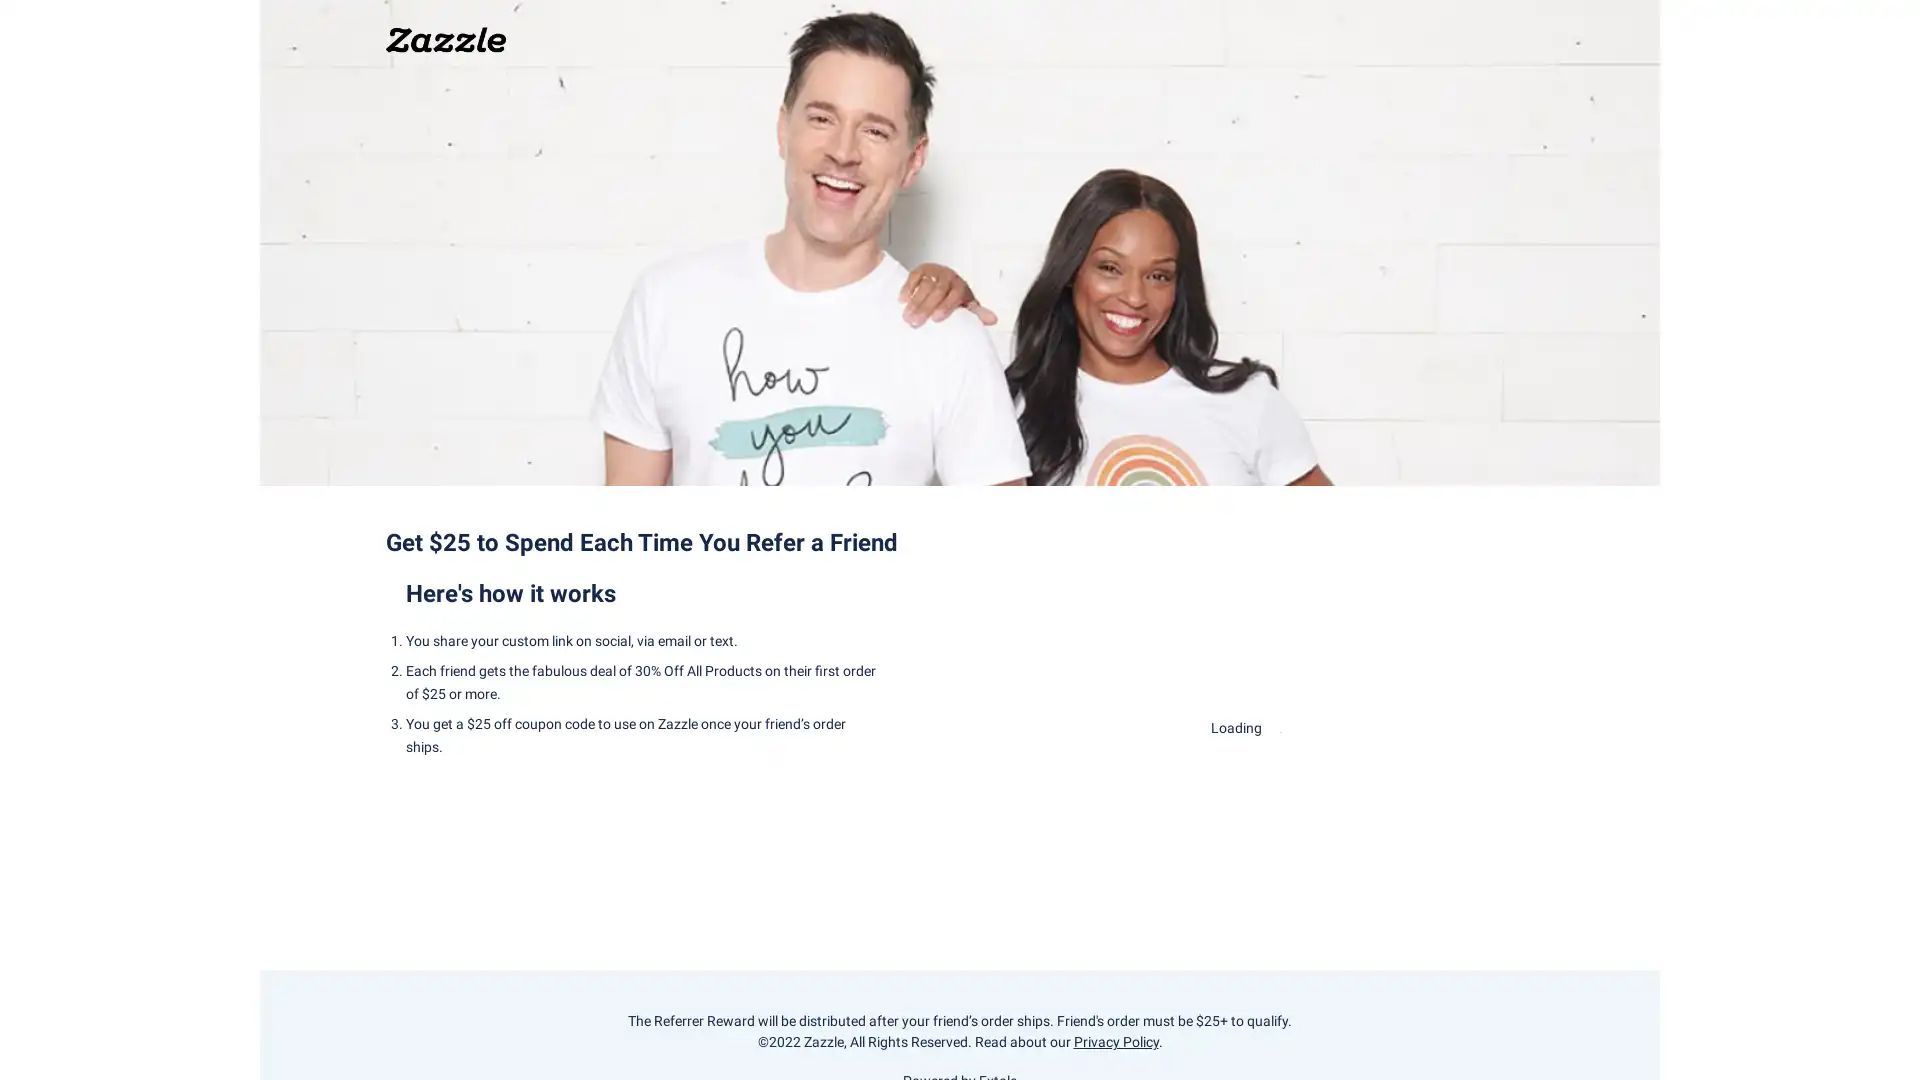 This screenshot has height=1080, width=1920. What do you see at coordinates (1246, 788) in the screenshot?
I see `Enter` at bounding box center [1246, 788].